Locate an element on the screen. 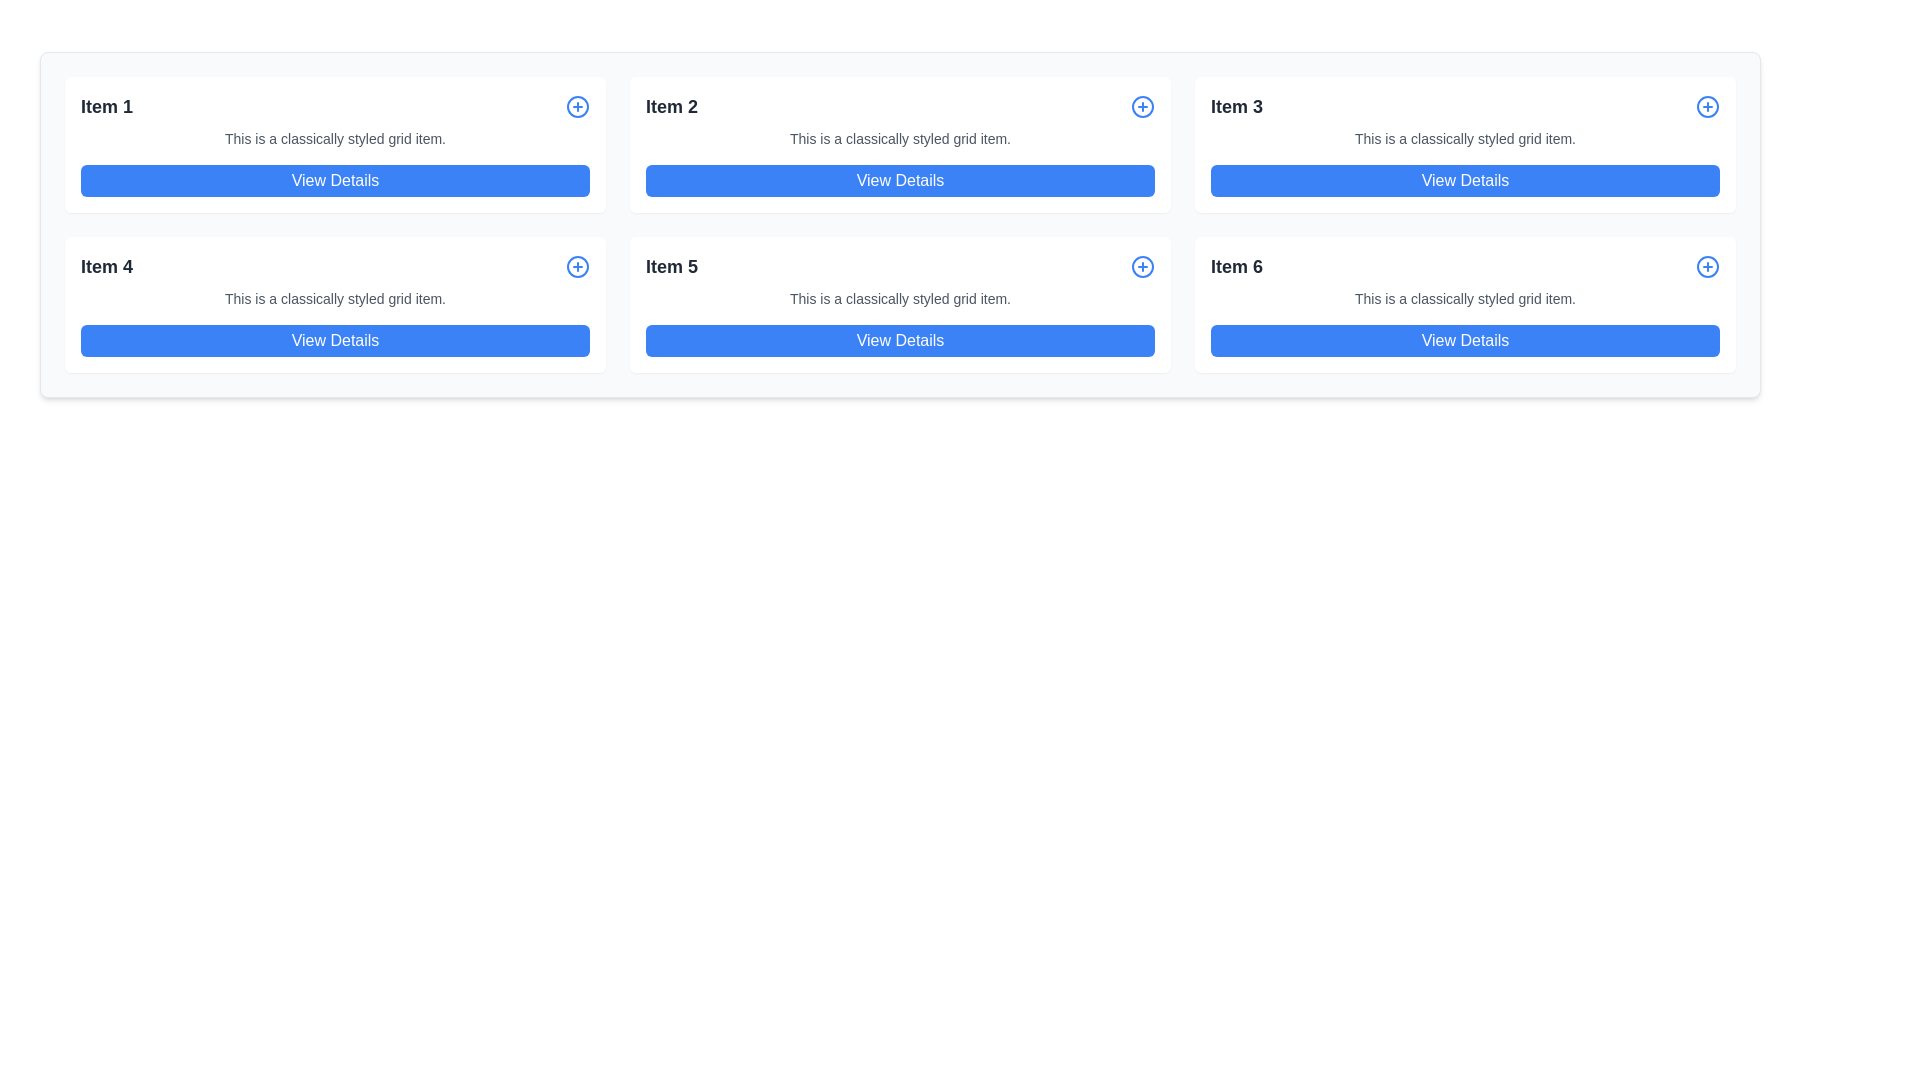 This screenshot has height=1080, width=1920. the SVG circle element located within the interactive icon in the top-right corner of the card labeled 'Item 3' is located at coordinates (1707, 107).